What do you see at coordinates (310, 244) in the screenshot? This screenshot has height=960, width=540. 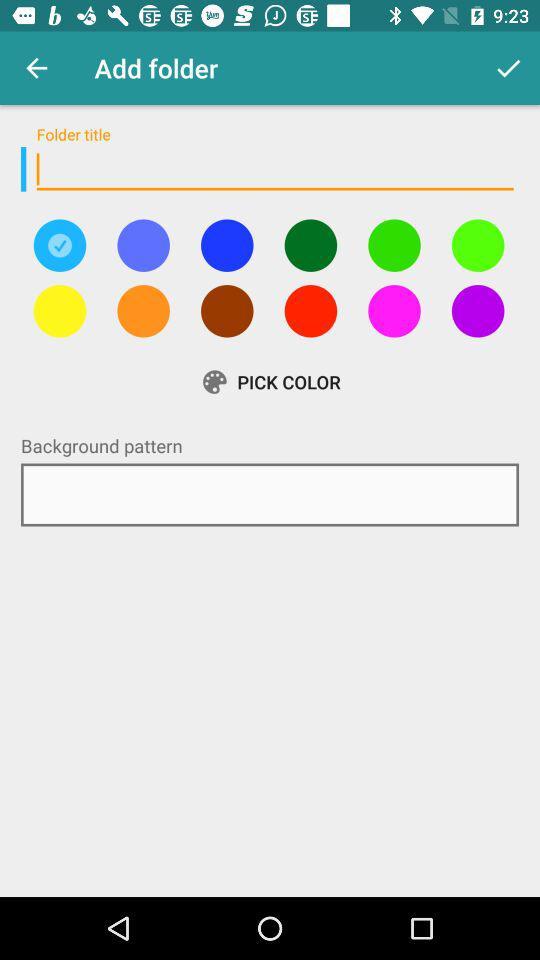 I see `the avatar icon` at bounding box center [310, 244].